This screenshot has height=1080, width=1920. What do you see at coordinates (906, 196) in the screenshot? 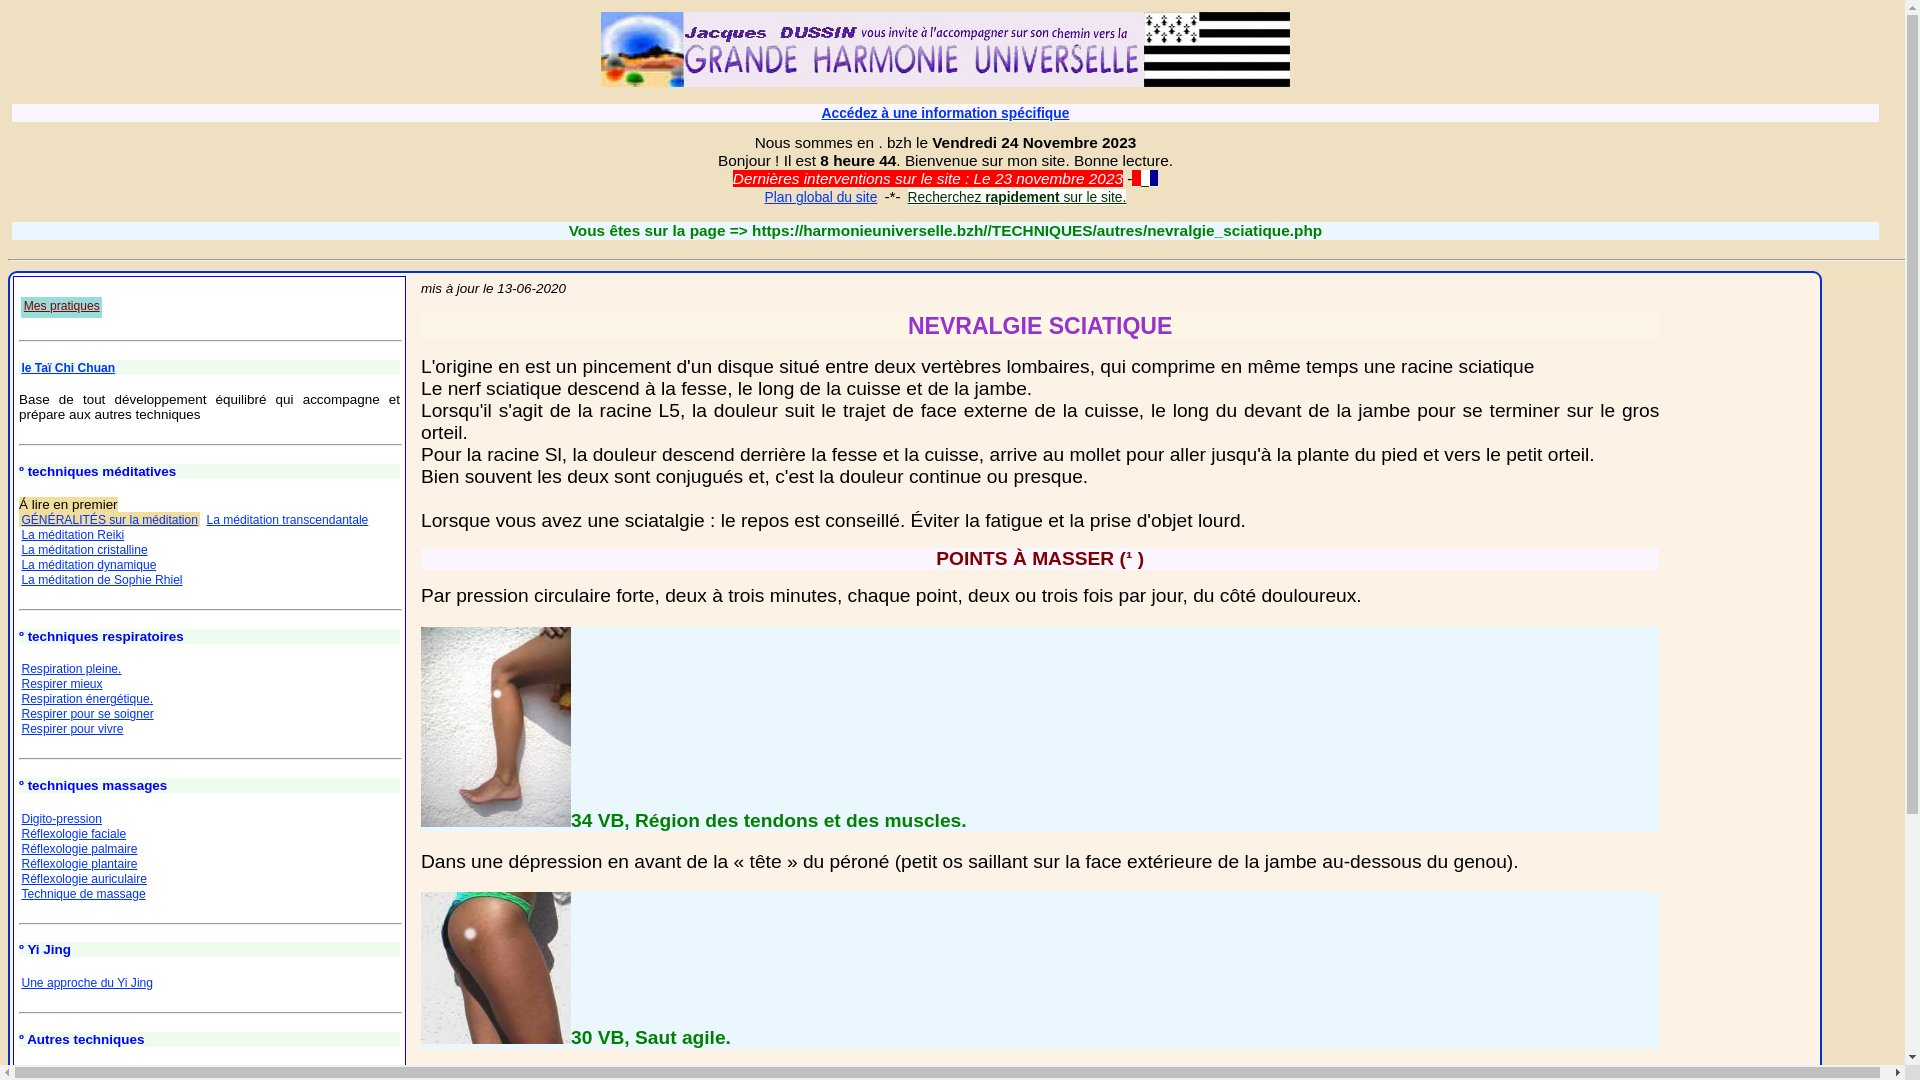
I see `'Recherchez rapidement sur le site.'` at bounding box center [906, 196].